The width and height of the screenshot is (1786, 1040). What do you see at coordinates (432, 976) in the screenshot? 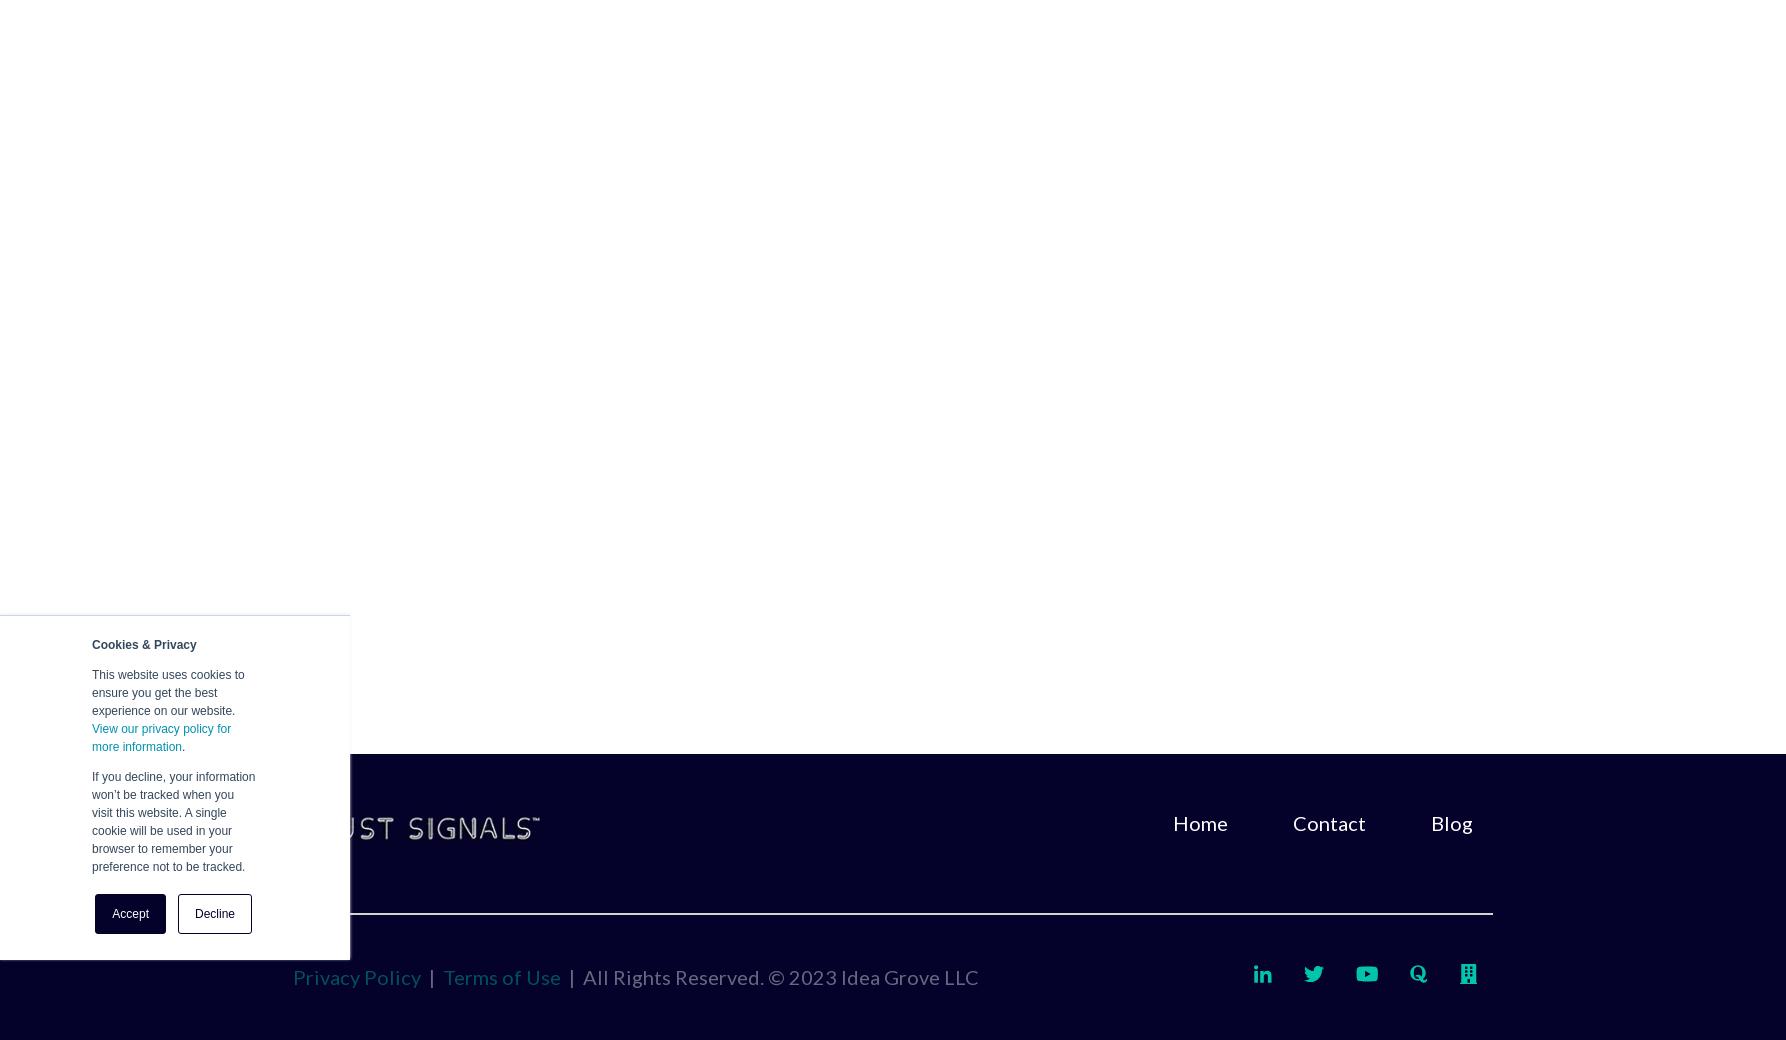
I see `'|'` at bounding box center [432, 976].